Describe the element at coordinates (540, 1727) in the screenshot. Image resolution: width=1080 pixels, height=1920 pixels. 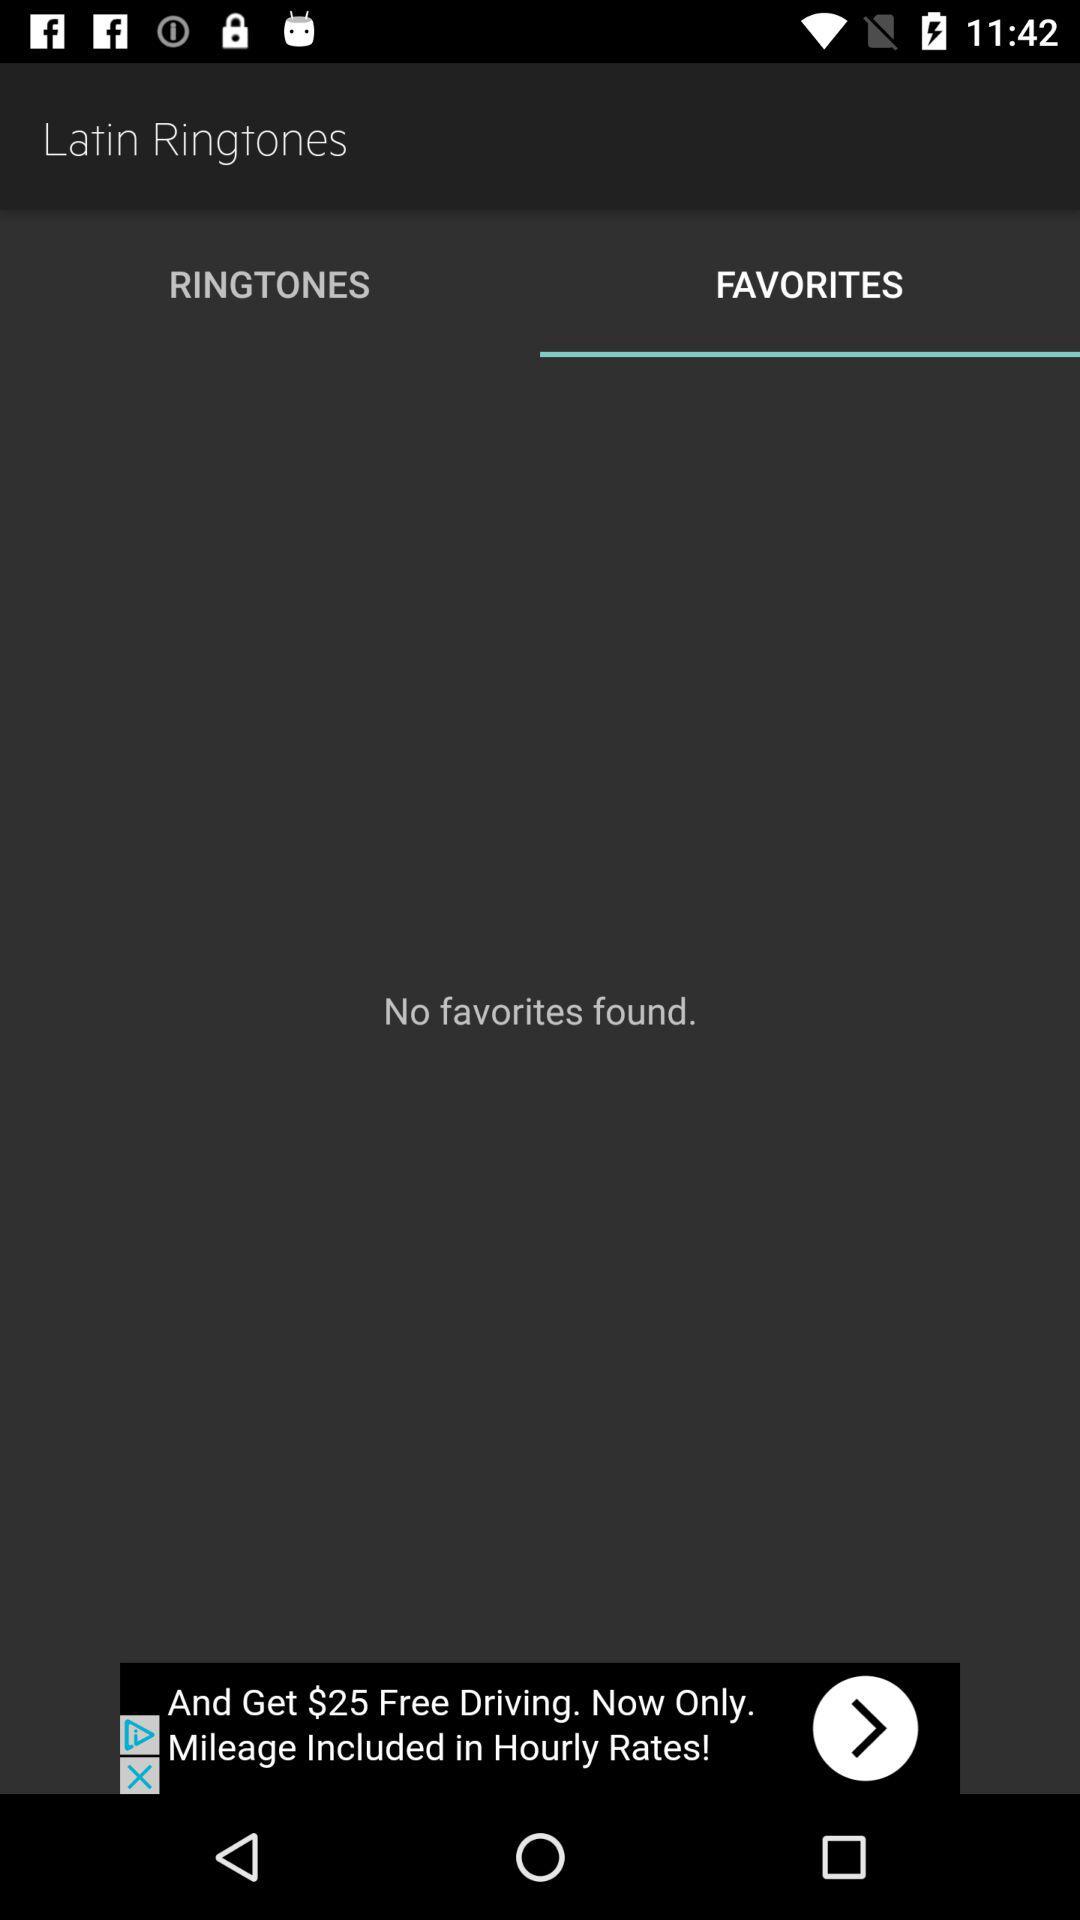
I see `autoplay option` at that location.